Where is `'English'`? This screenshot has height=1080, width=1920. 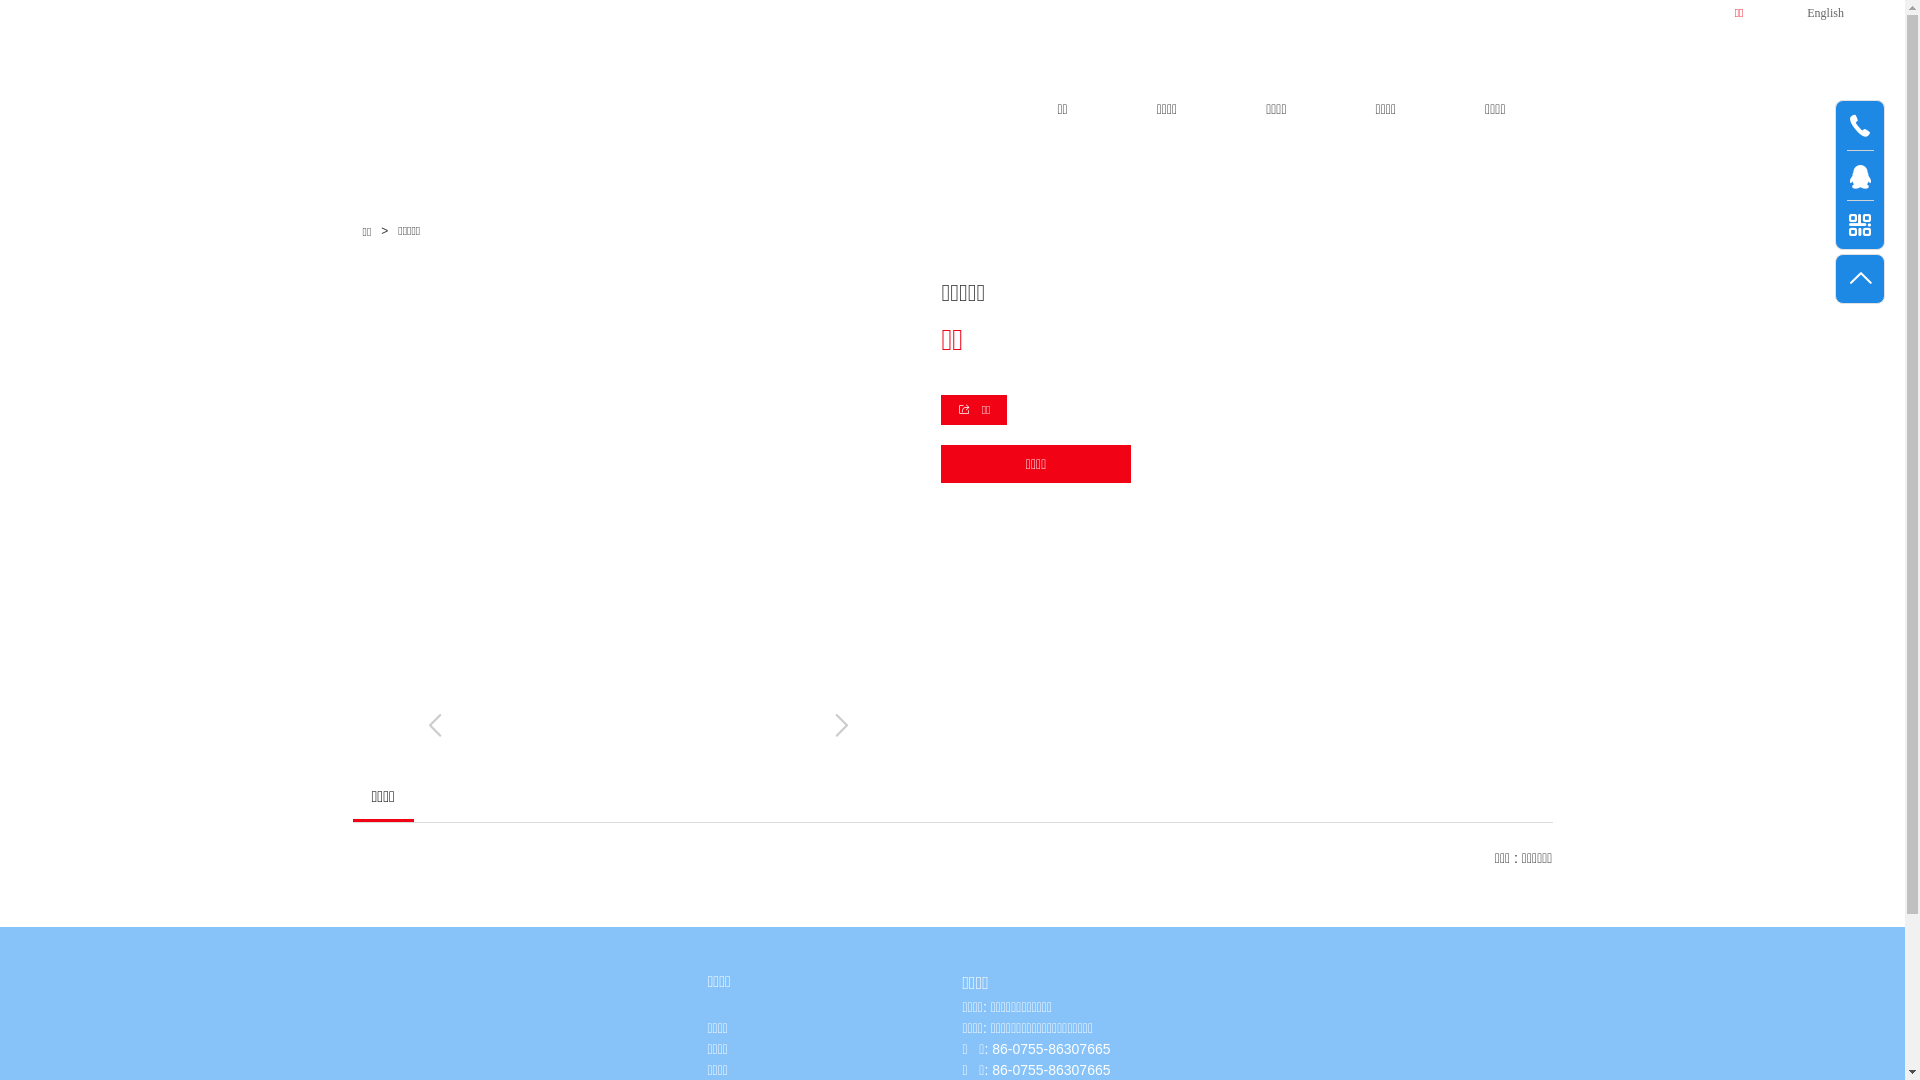
'English' is located at coordinates (1803, 11).